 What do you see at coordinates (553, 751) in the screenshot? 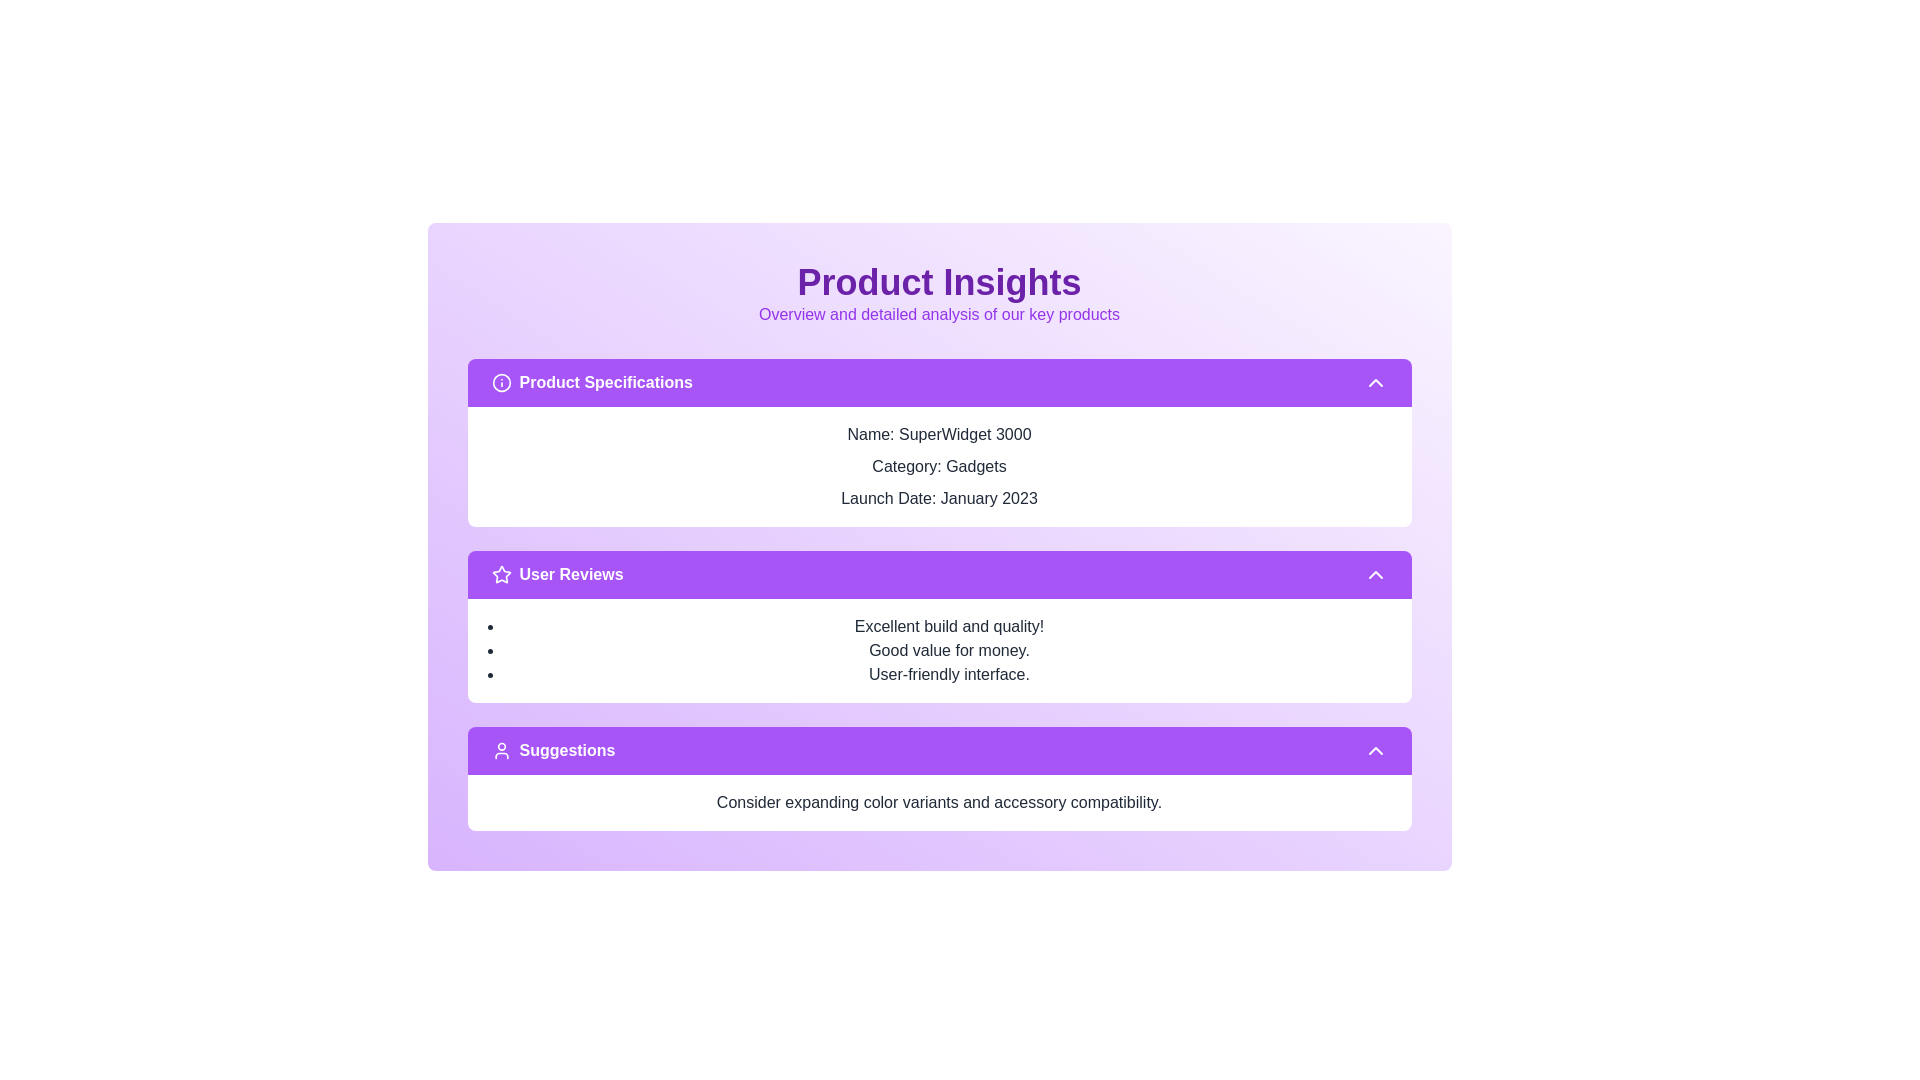
I see `text from the 'Suggestions' header section, which features large, bold, white text on a purple background, located at the bottom of the vertical stack of panels` at bounding box center [553, 751].